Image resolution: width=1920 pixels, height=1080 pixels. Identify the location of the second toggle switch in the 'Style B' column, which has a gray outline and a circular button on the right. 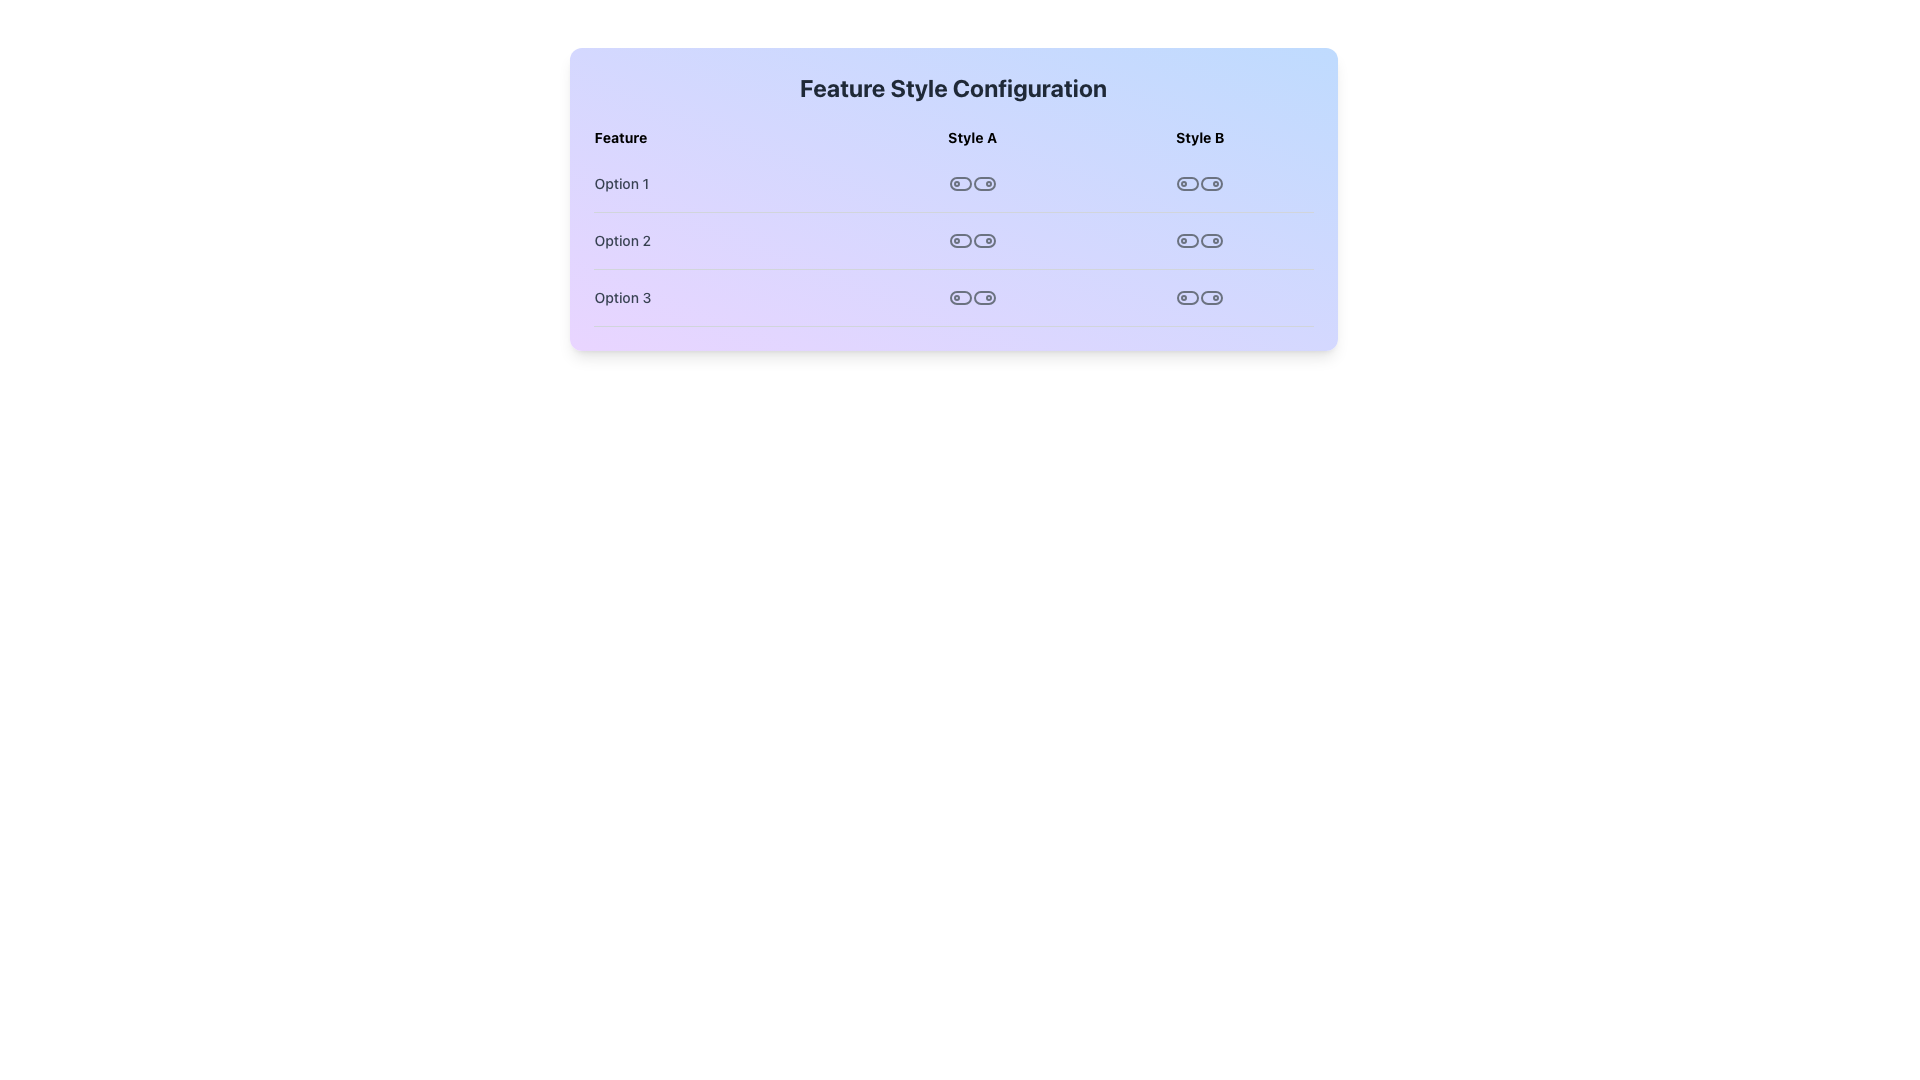
(1211, 239).